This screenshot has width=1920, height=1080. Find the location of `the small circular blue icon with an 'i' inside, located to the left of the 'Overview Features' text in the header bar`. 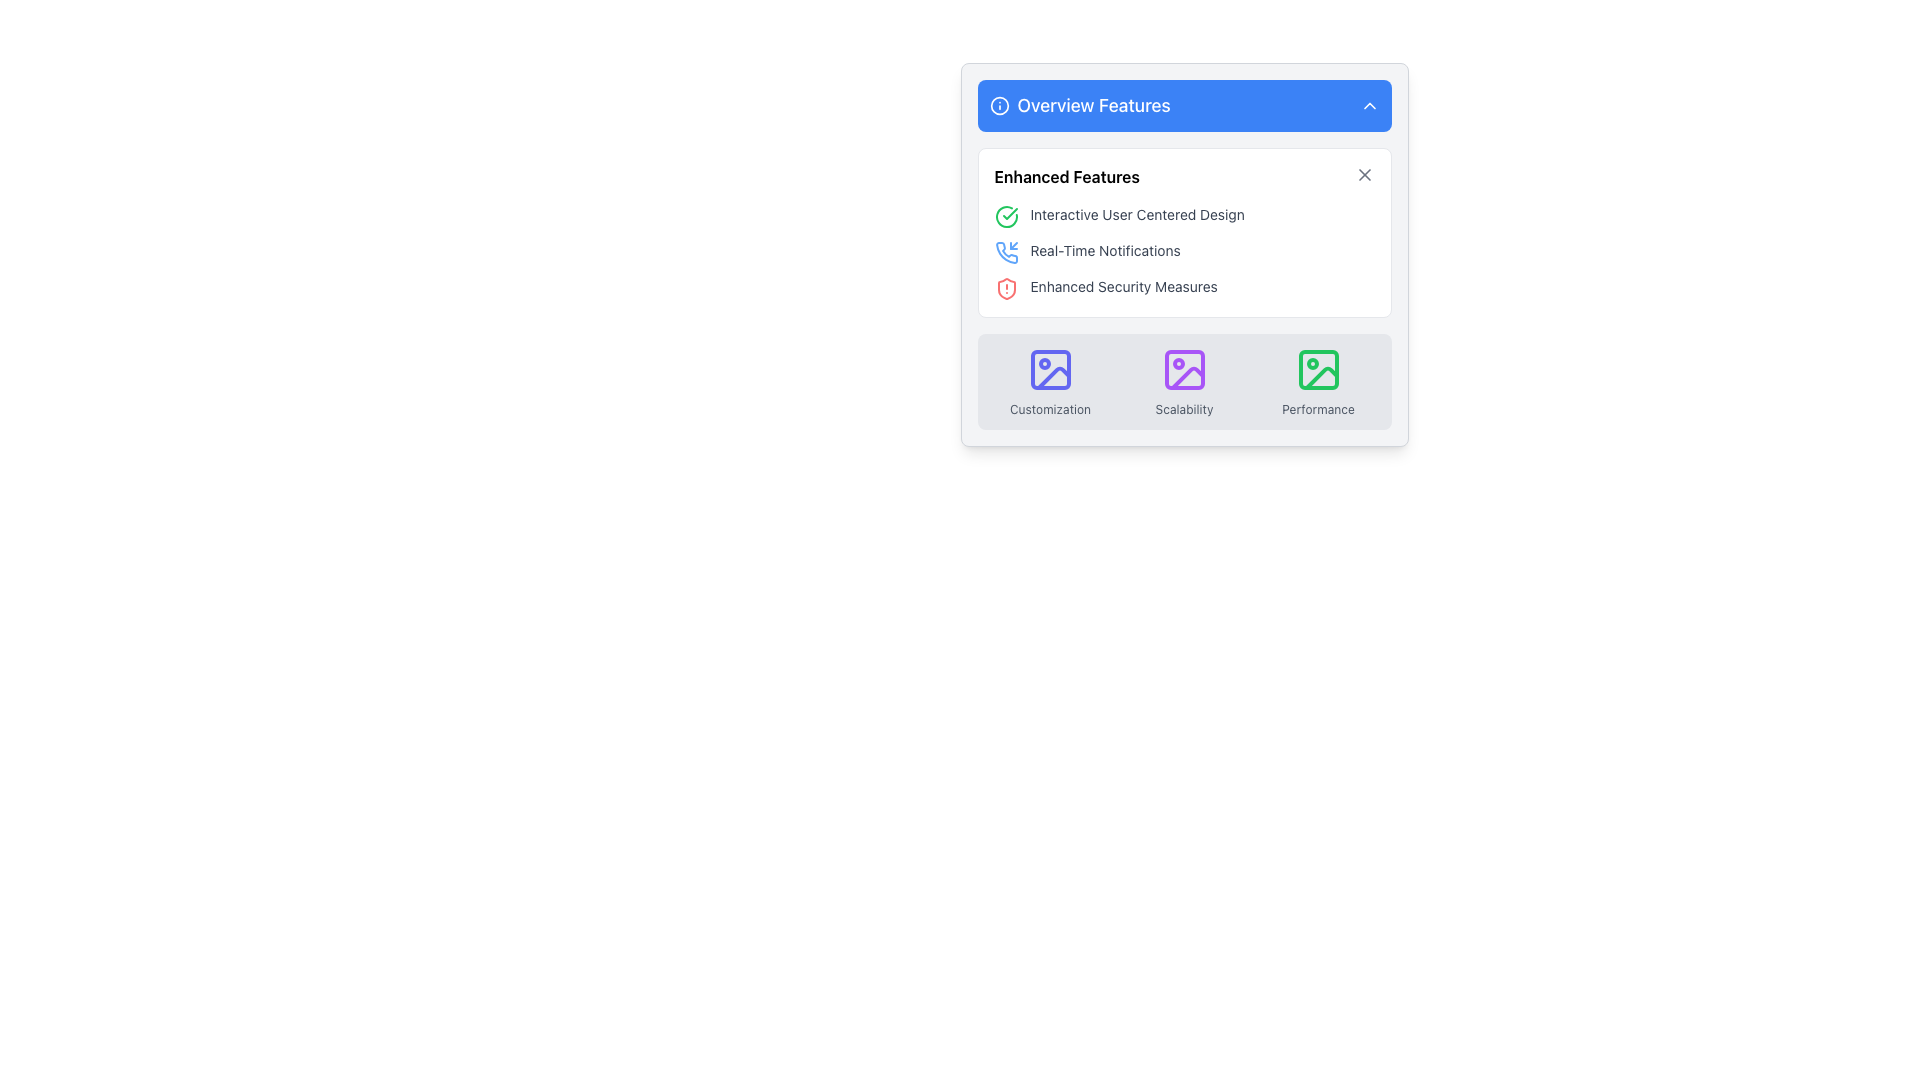

the small circular blue icon with an 'i' inside, located to the left of the 'Overview Features' text in the header bar is located at coordinates (999, 105).